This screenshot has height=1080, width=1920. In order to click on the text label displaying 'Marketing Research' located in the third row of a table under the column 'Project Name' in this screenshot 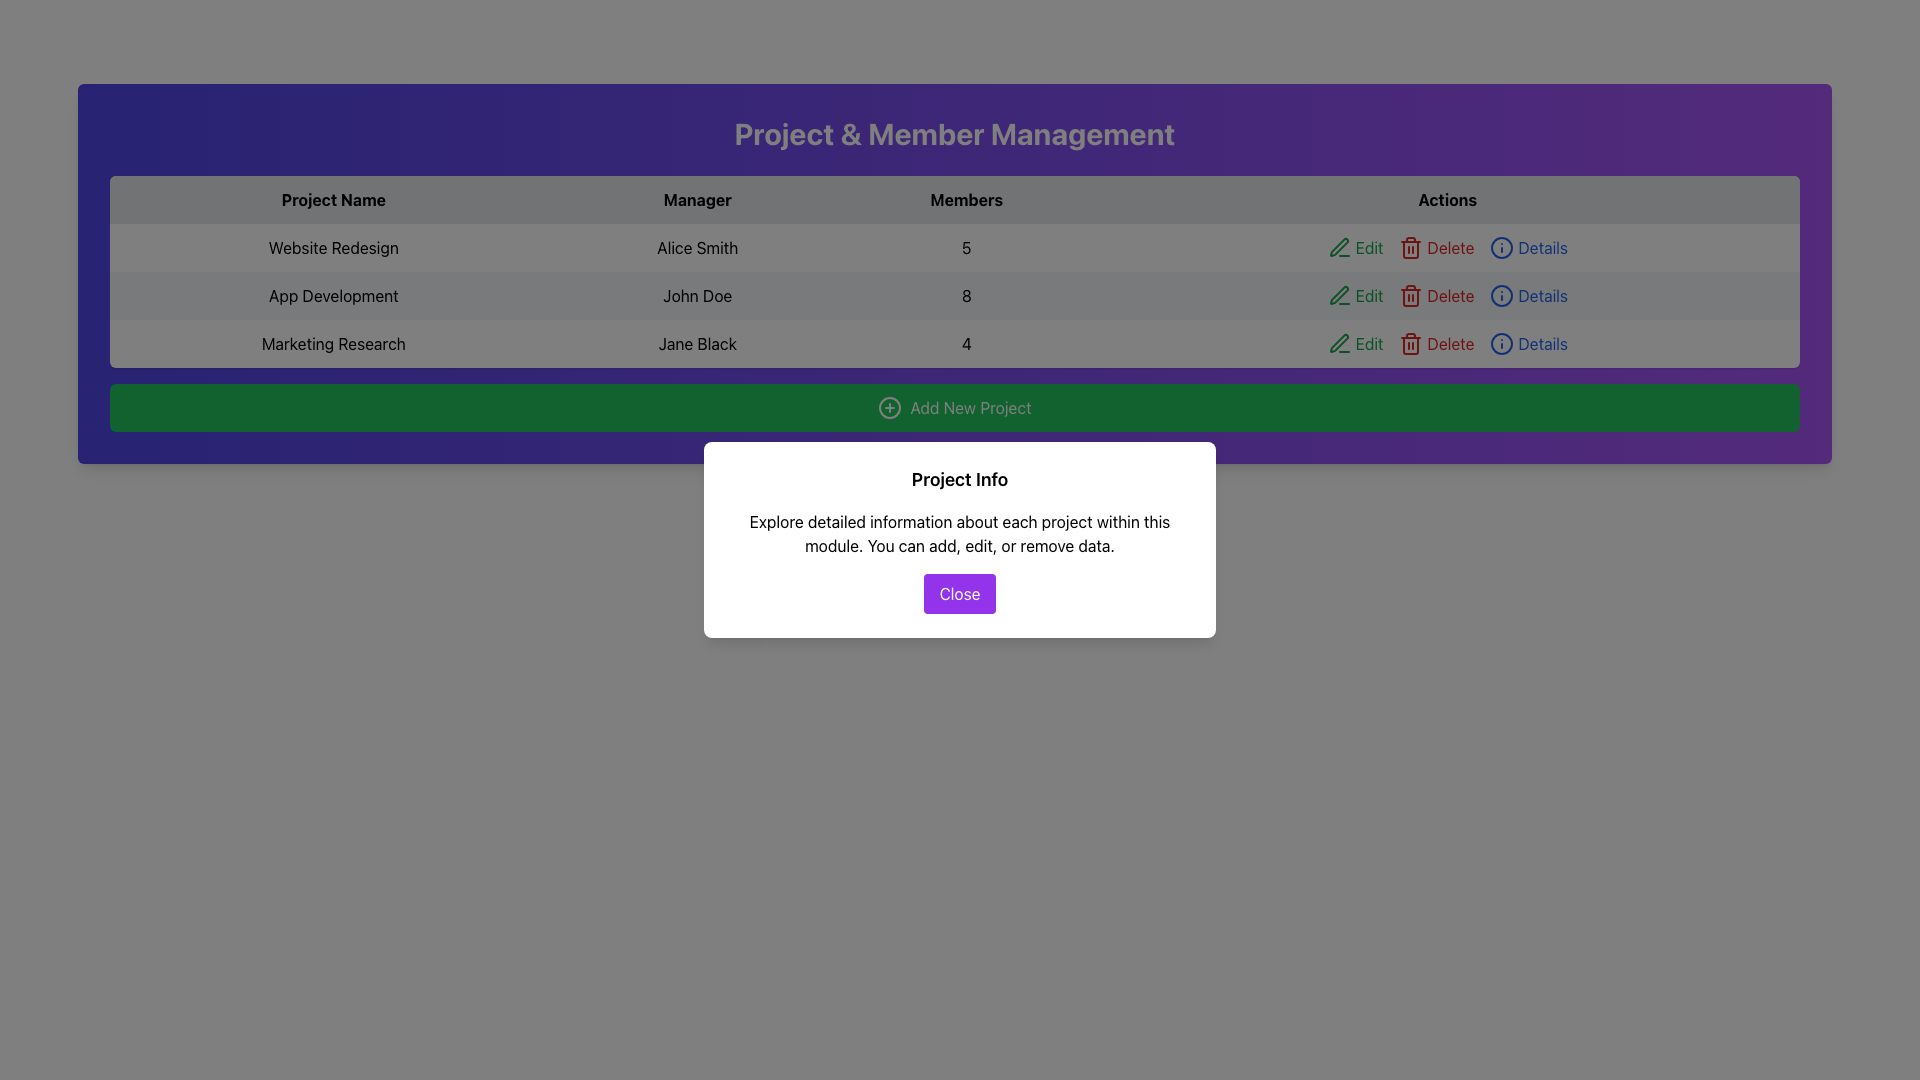, I will do `click(333, 342)`.